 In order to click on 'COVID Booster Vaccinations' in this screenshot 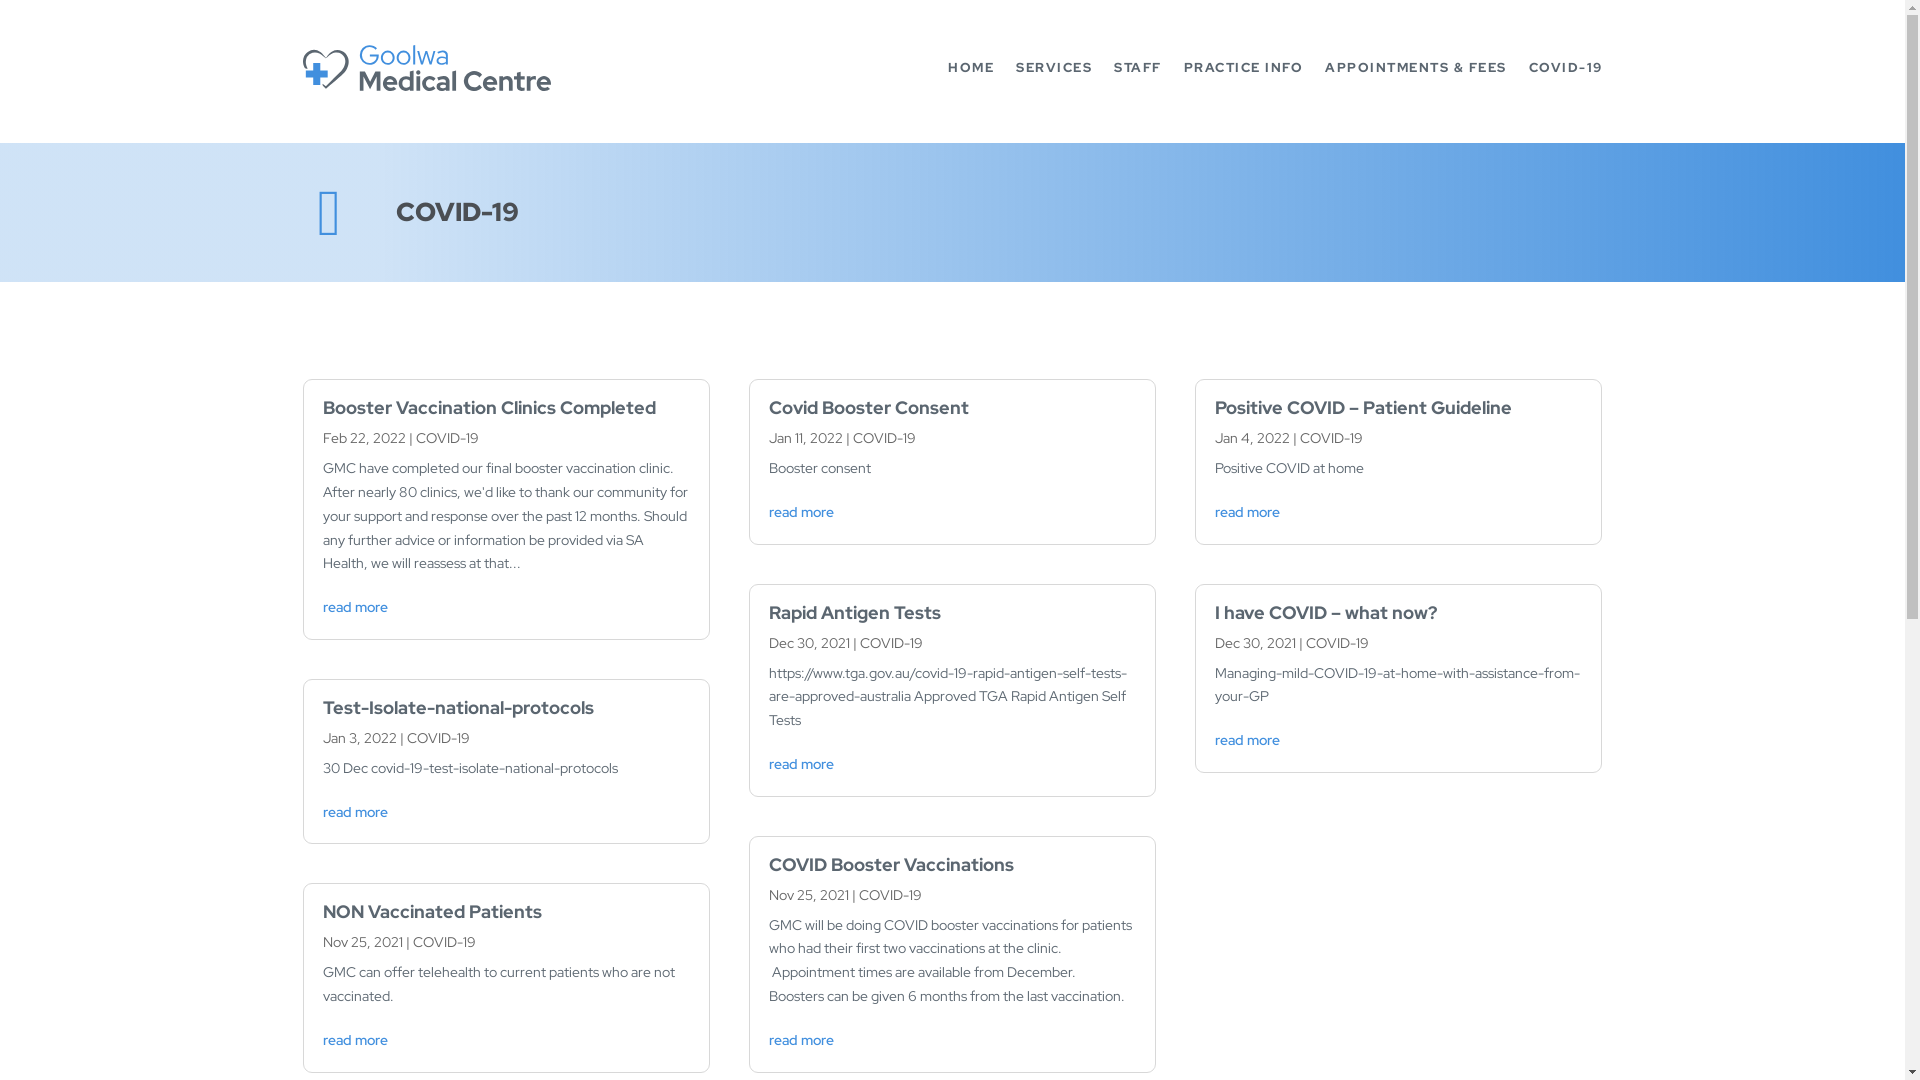, I will do `click(767, 863)`.